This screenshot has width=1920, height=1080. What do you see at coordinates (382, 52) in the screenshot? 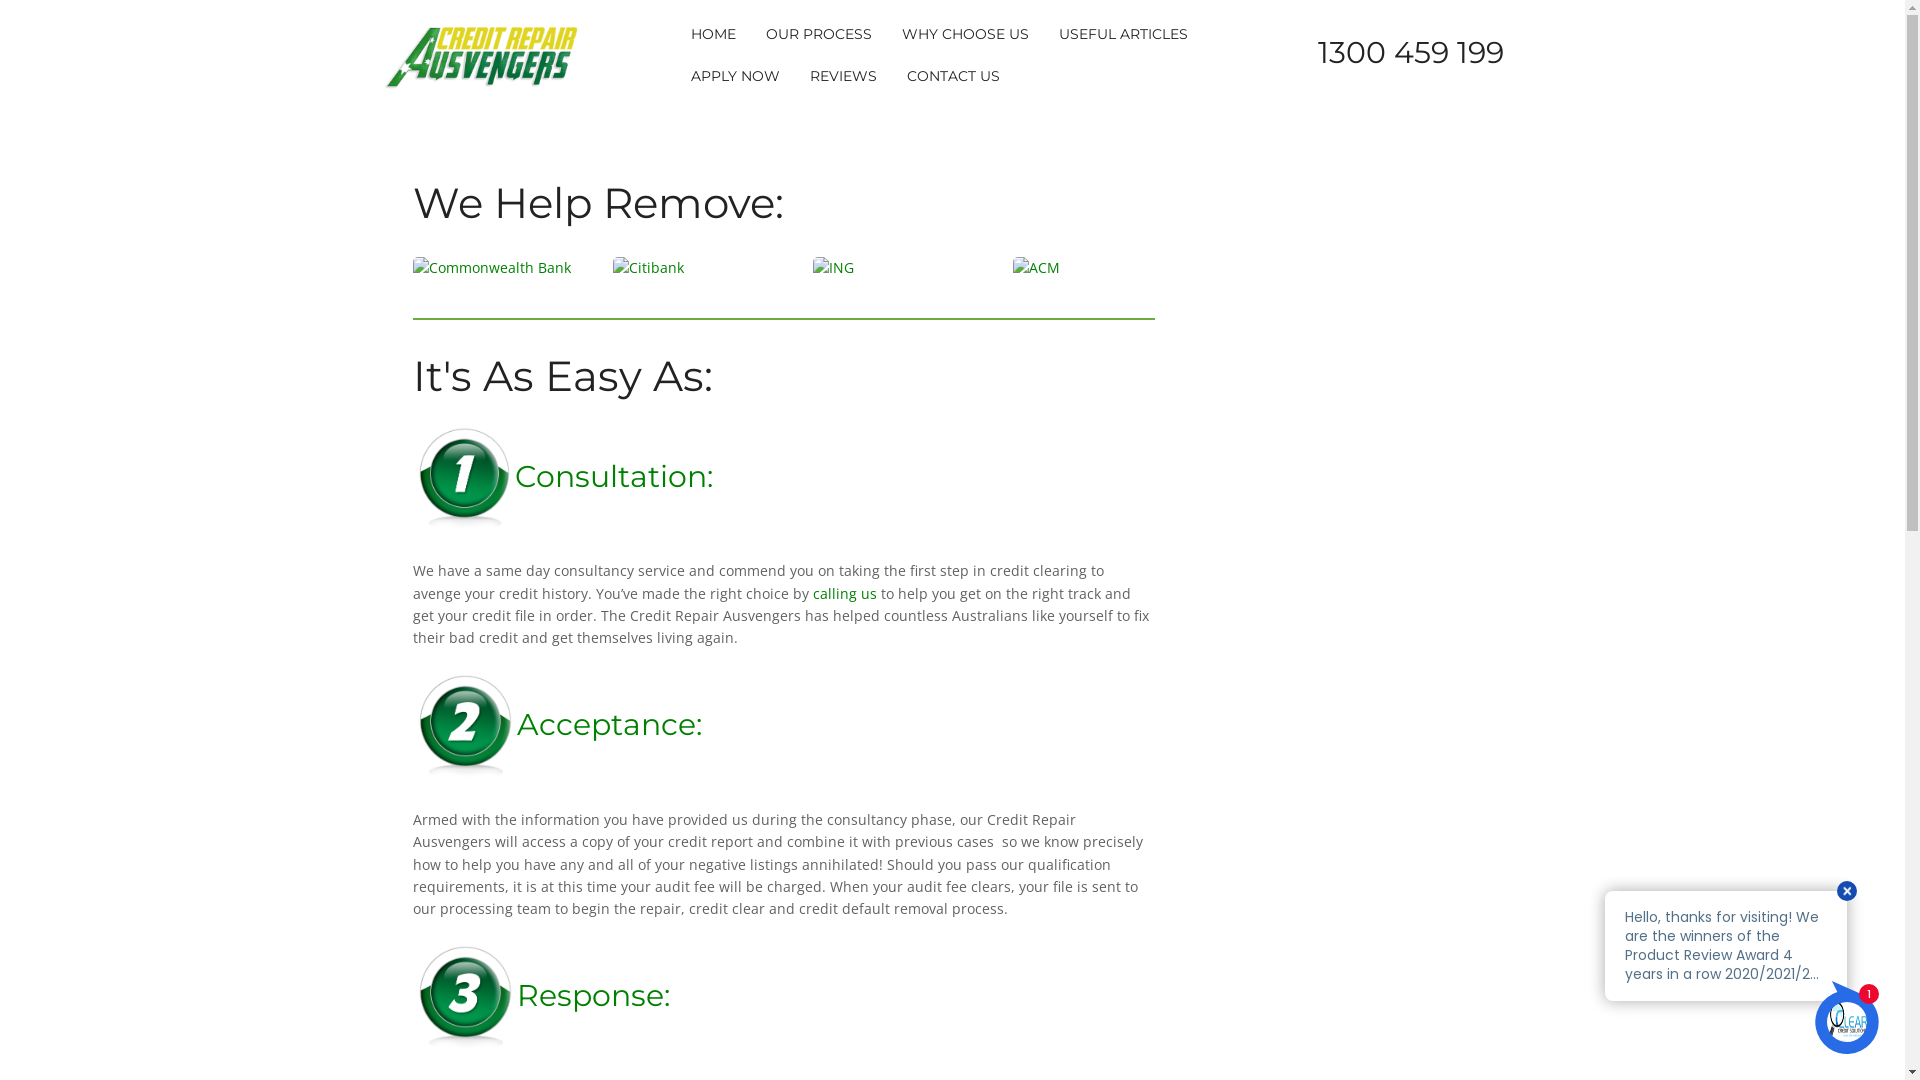
I see `'Credit Repair Ausvengers'` at bounding box center [382, 52].